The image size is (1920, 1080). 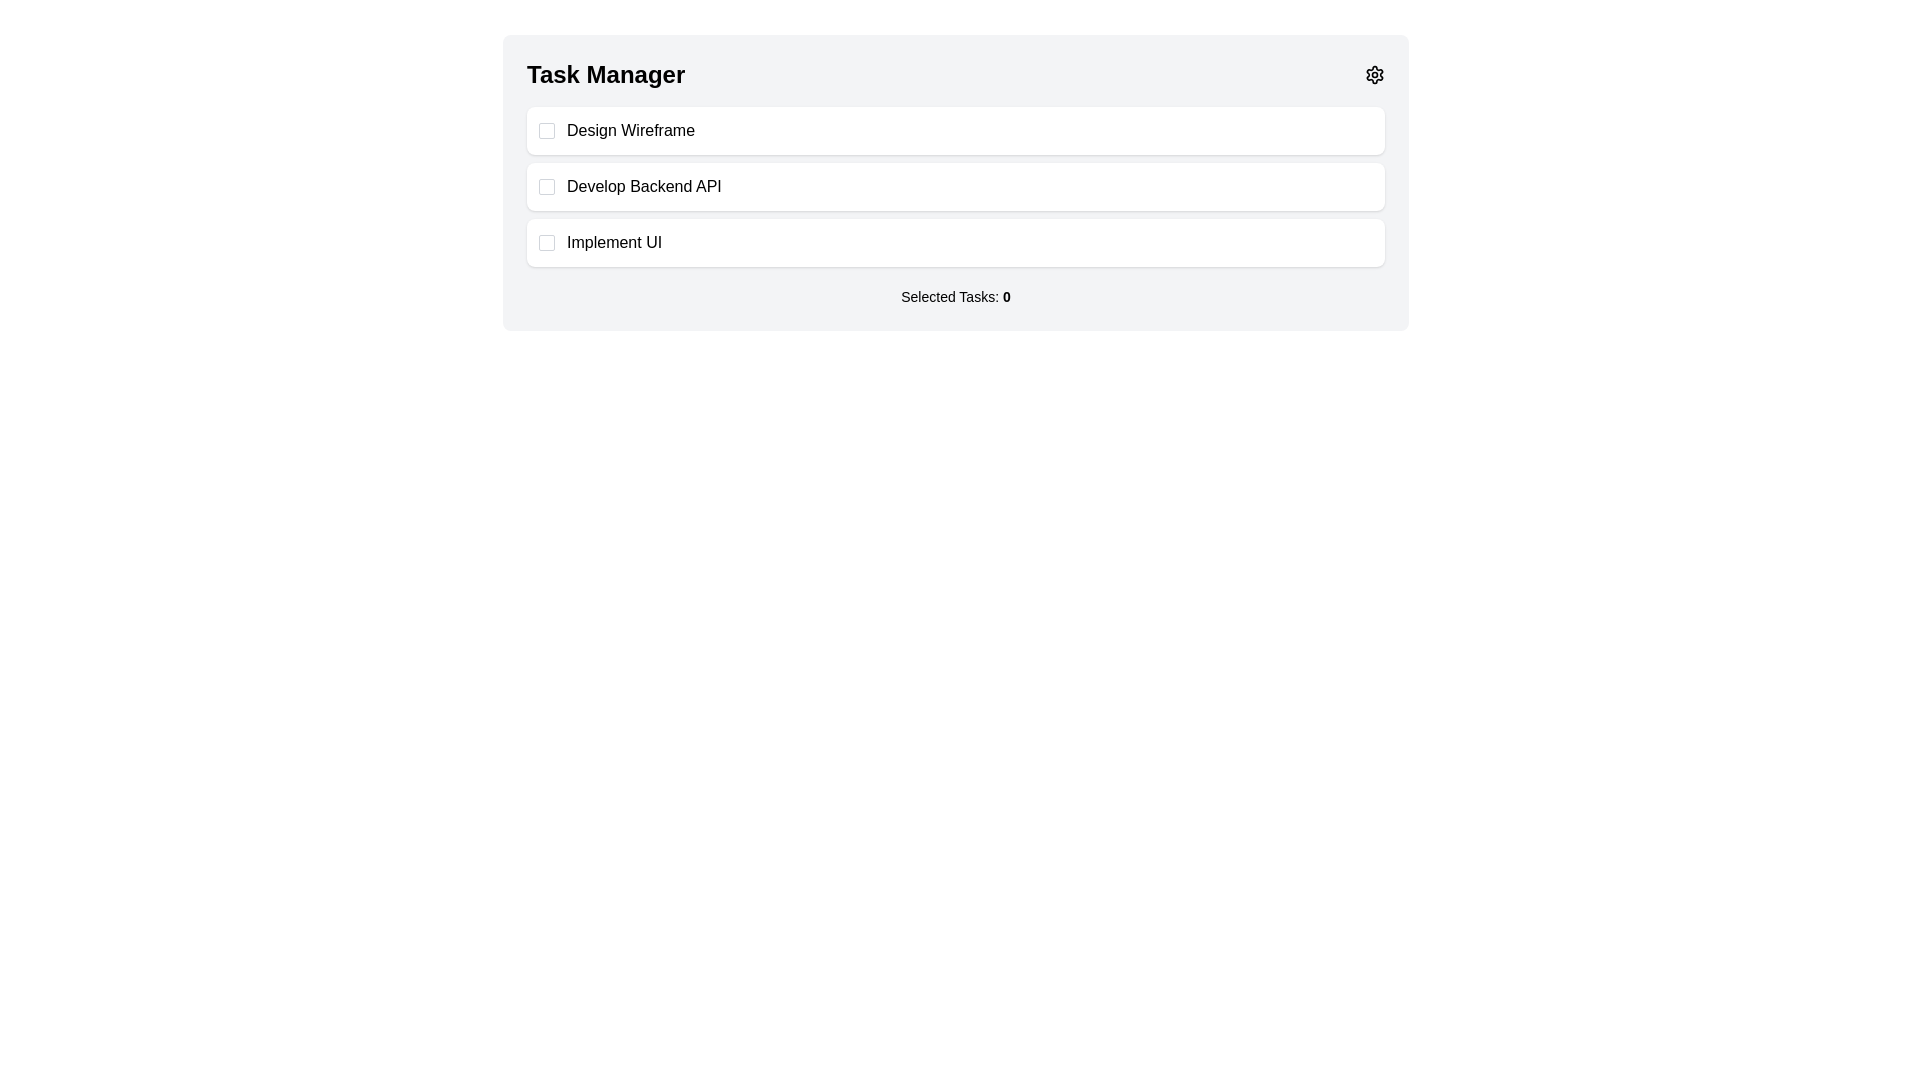 What do you see at coordinates (1006, 297) in the screenshot?
I see `displayed text indicating the count of selected tasks from the text 'Selected Tasks: 0', located at the bottom of the Task Manager section` at bounding box center [1006, 297].